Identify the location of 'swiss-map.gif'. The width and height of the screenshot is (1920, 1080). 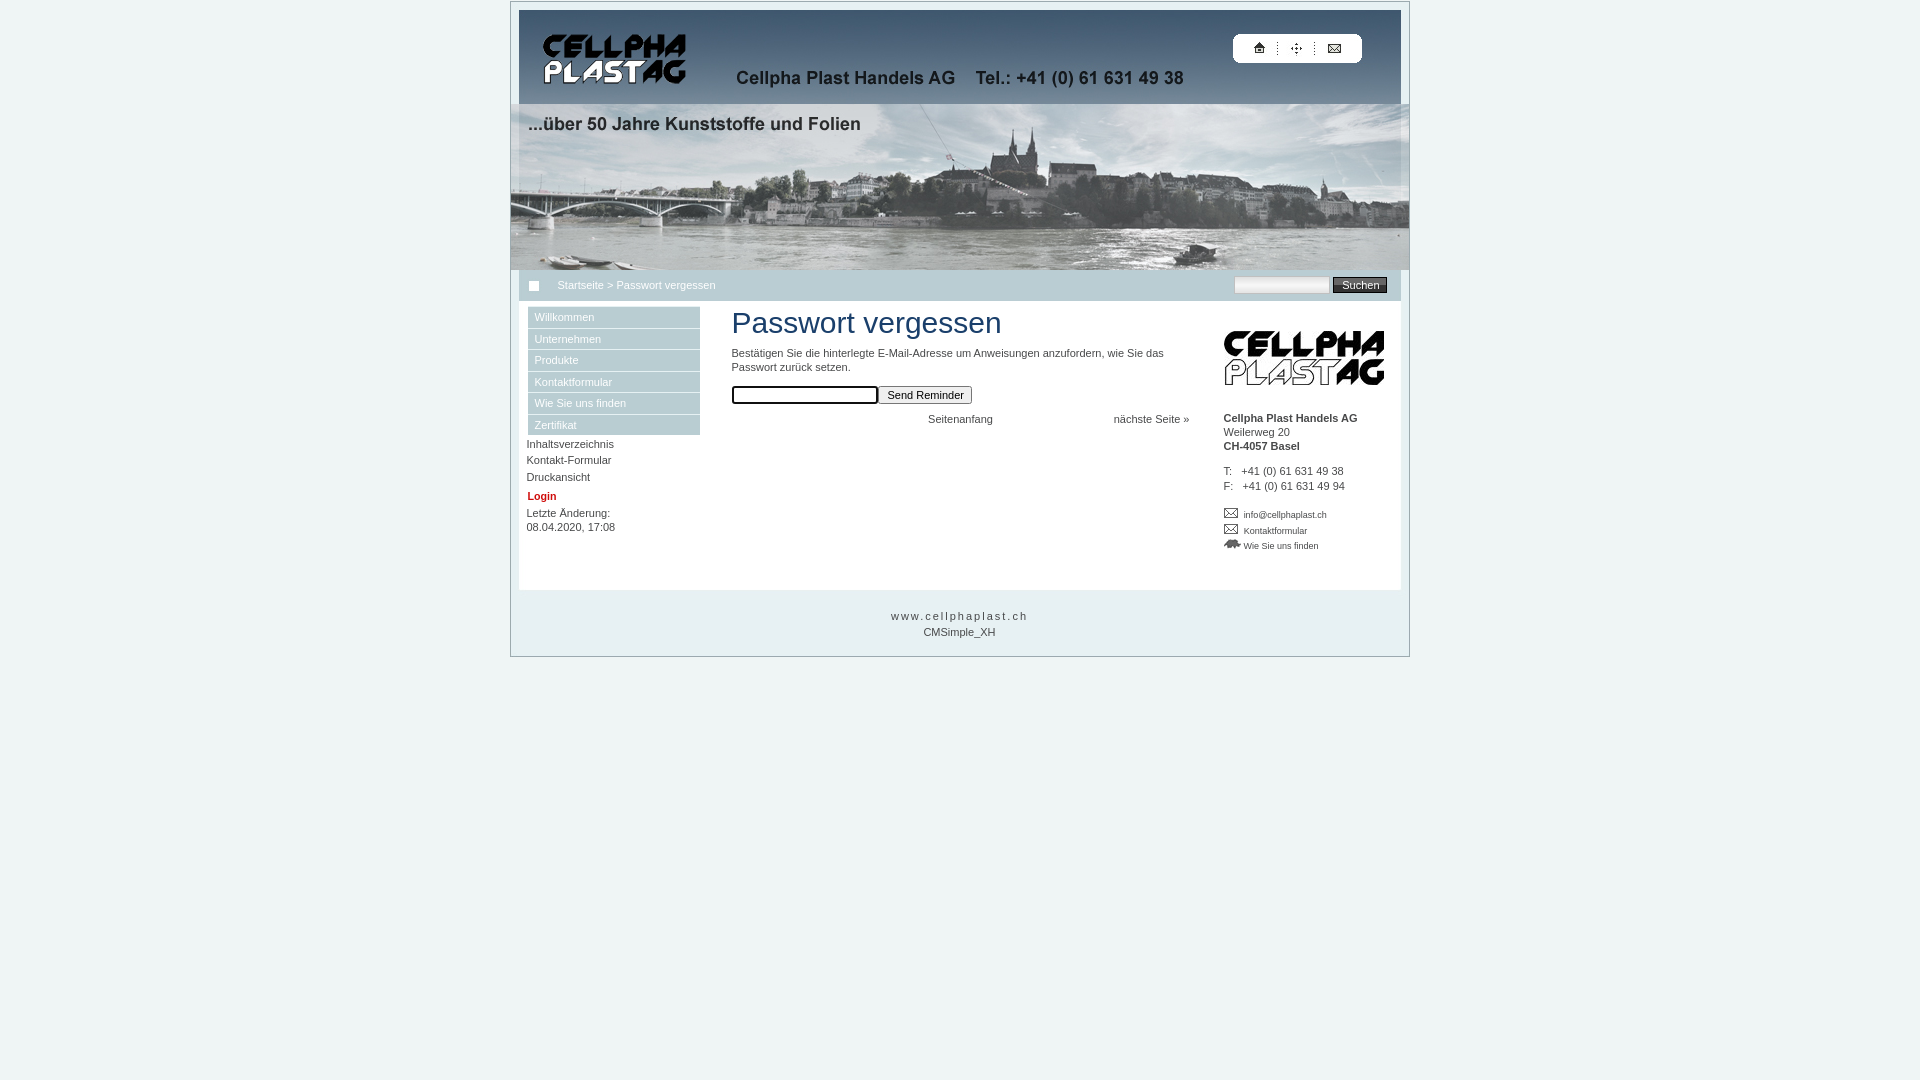
(1231, 543).